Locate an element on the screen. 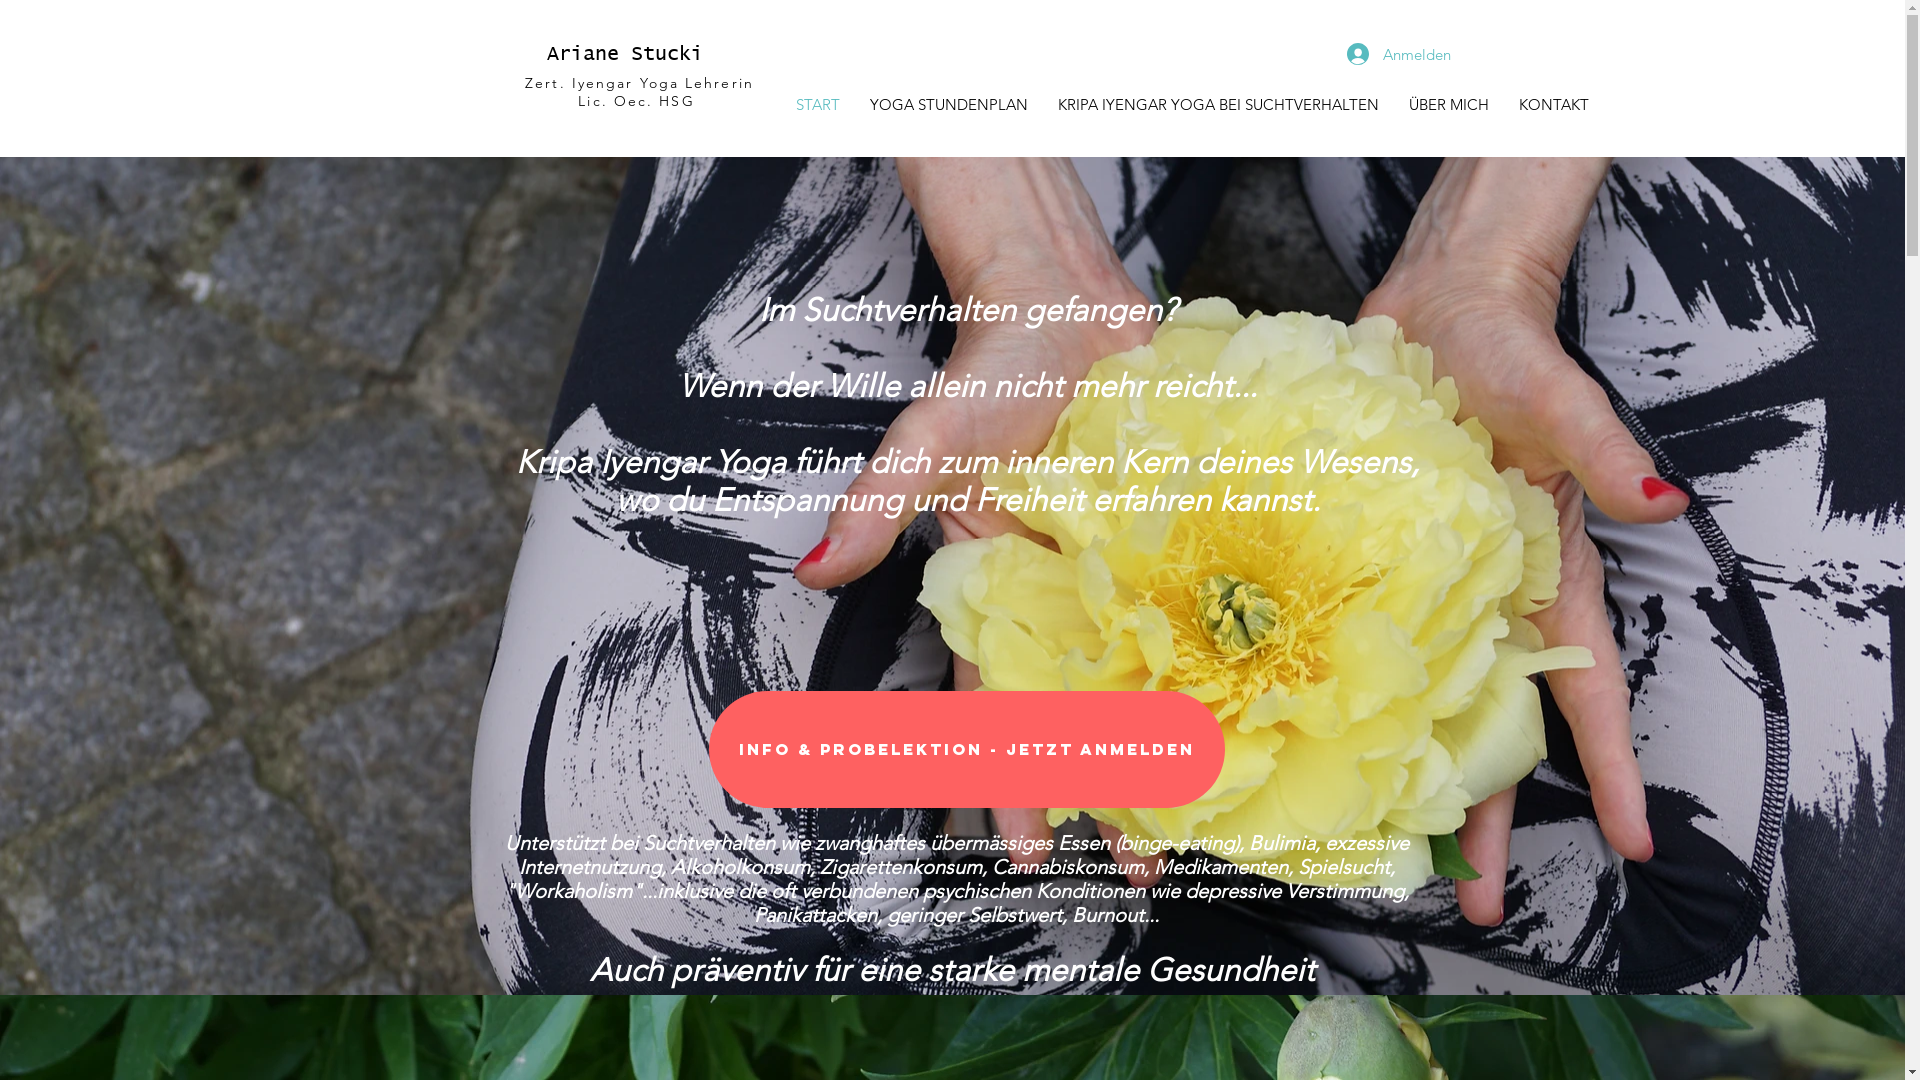  'Ariane Stucki' is located at coordinates (623, 53).